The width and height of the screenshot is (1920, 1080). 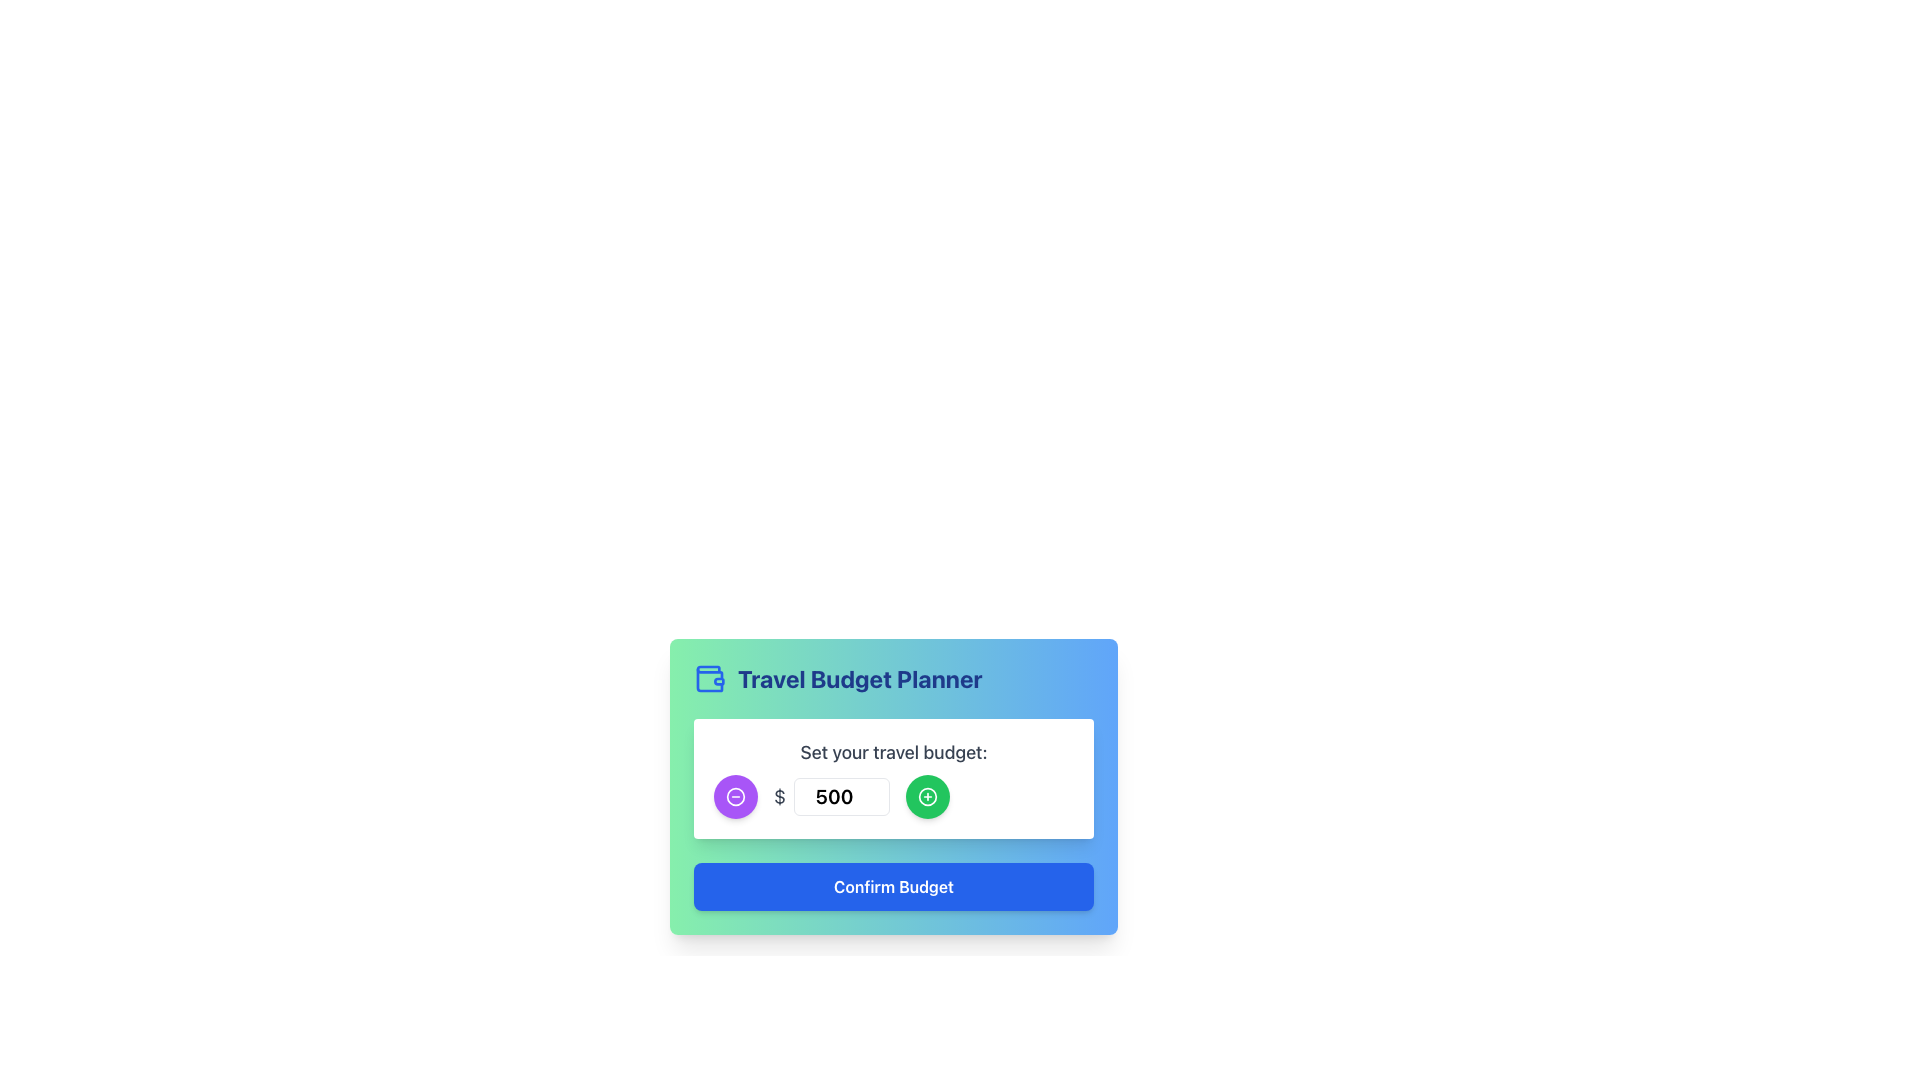 I want to click on the SVG Circle element, which is a circular outline inside a green button with a plus sign, located on the right side of the input row in the 'Travel Budget Planner' modal dialog, so click(x=926, y=796).